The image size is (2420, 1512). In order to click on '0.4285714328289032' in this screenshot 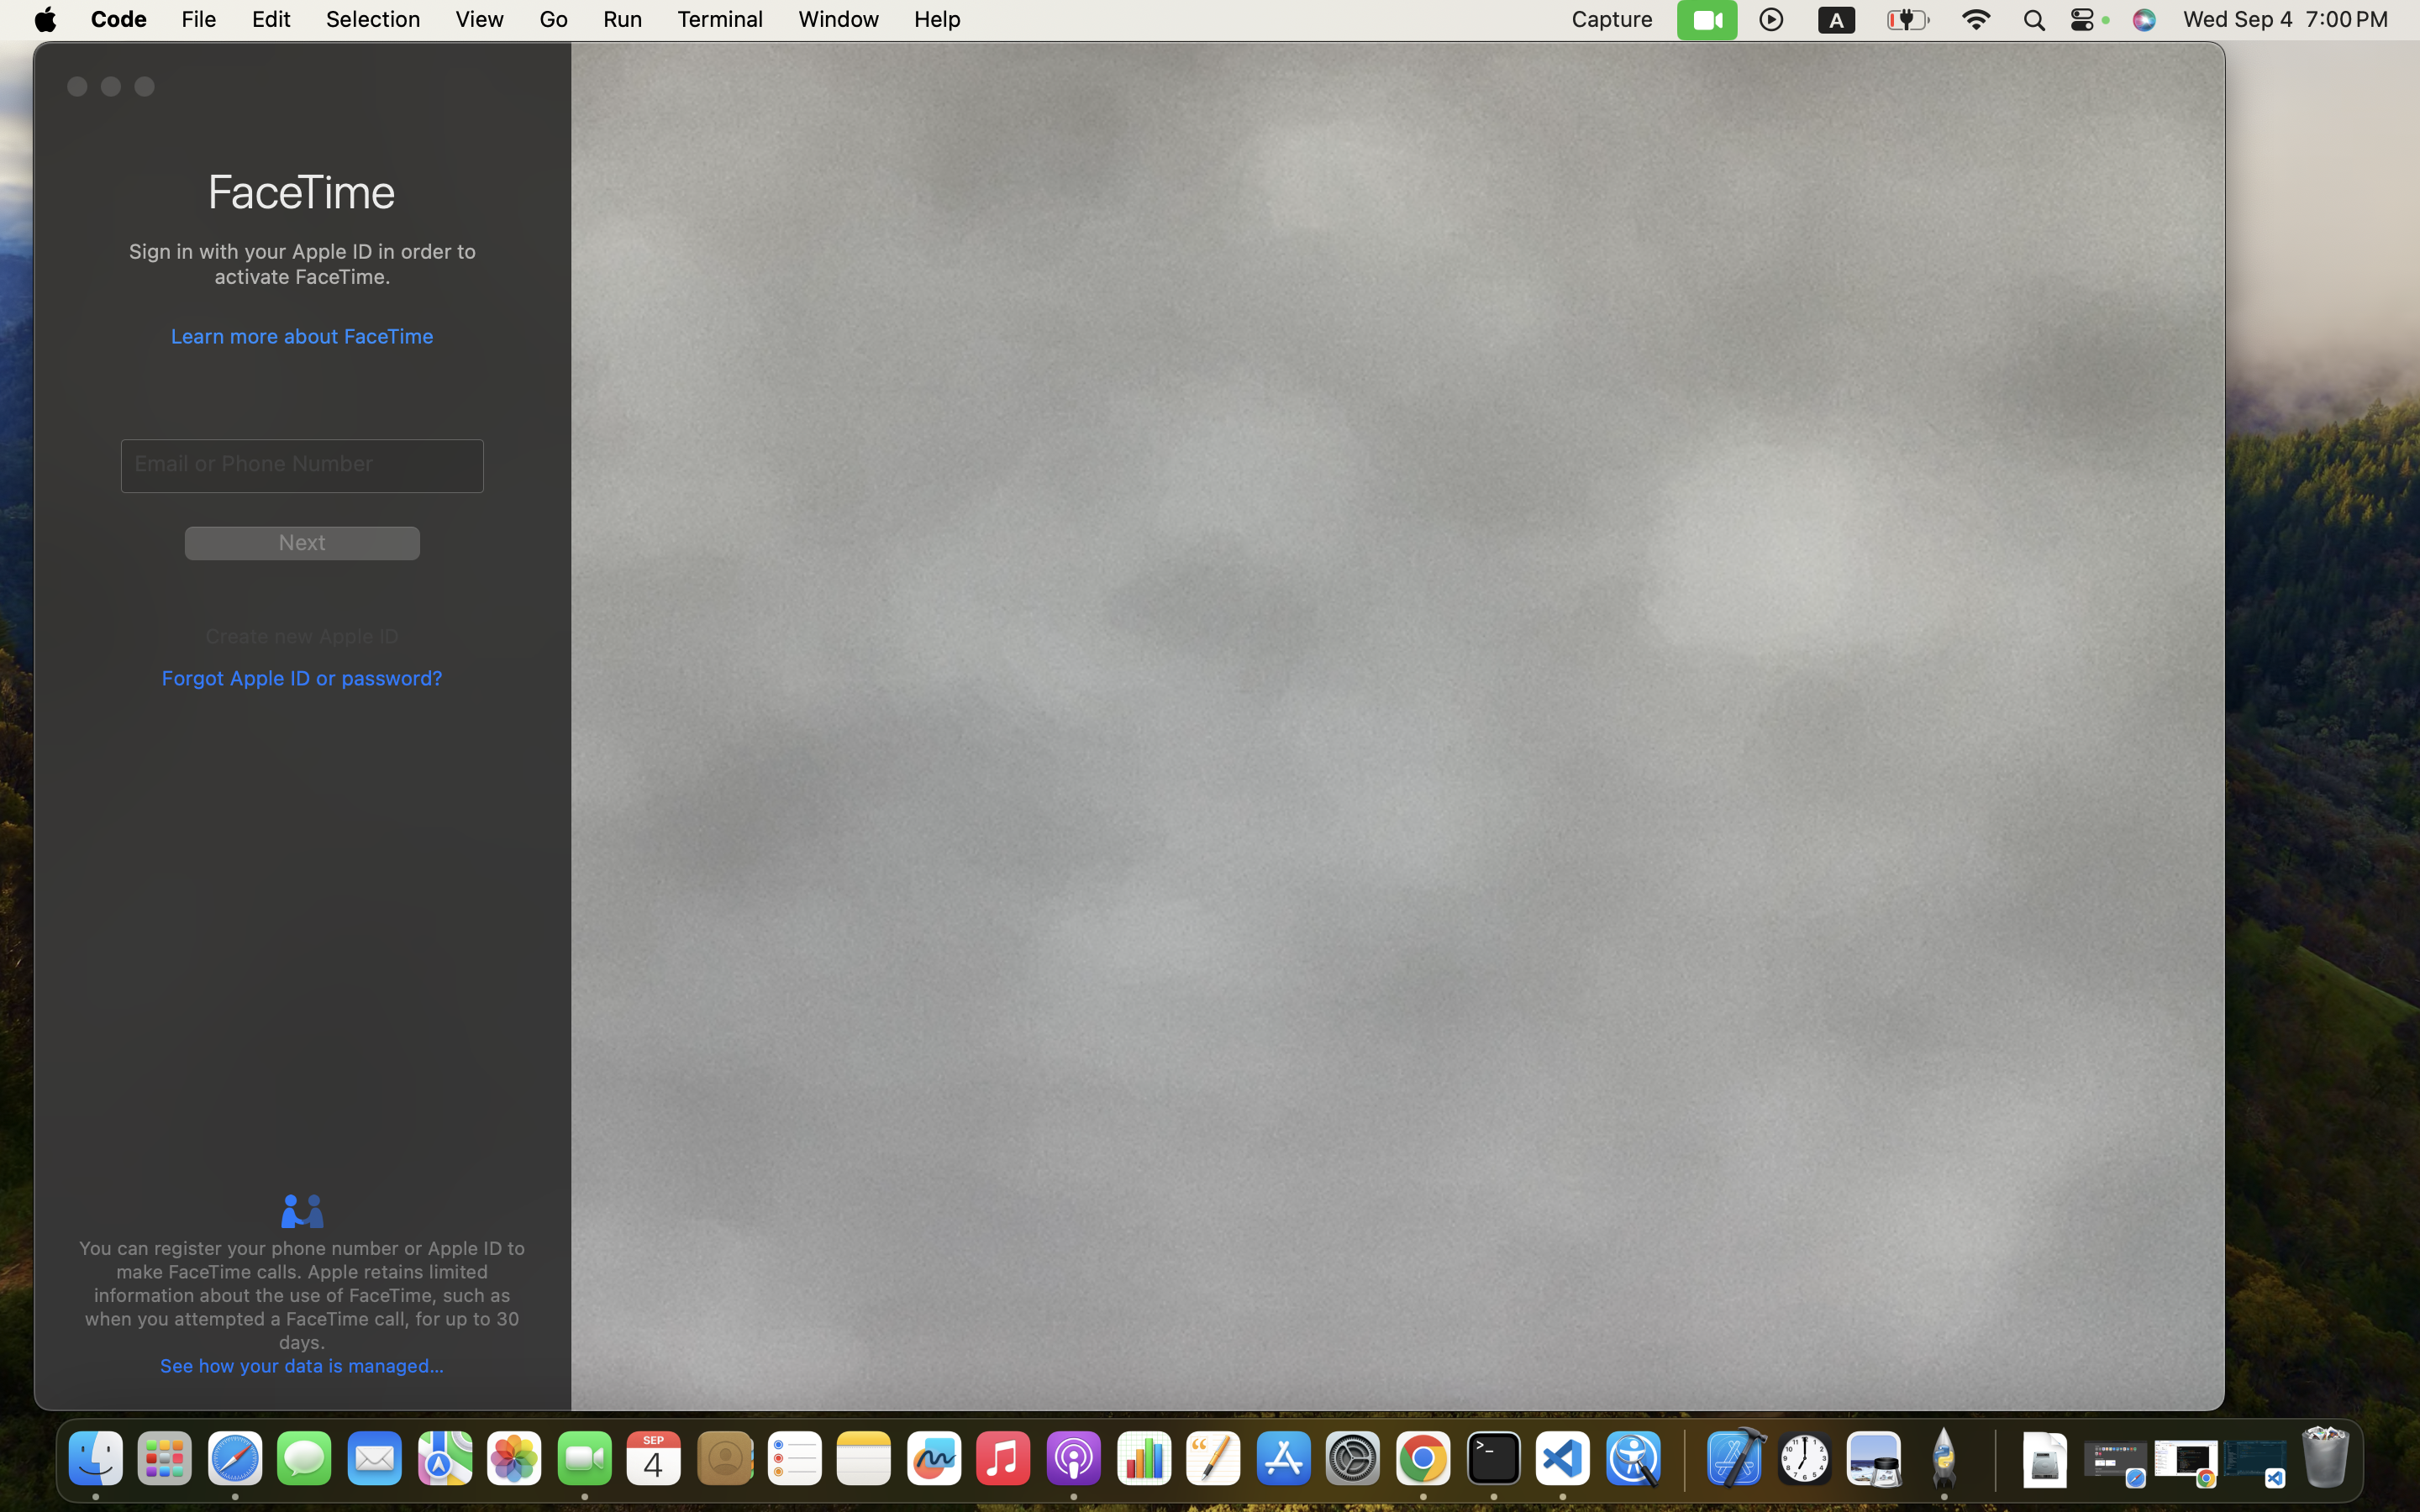, I will do `click(1681, 1459)`.